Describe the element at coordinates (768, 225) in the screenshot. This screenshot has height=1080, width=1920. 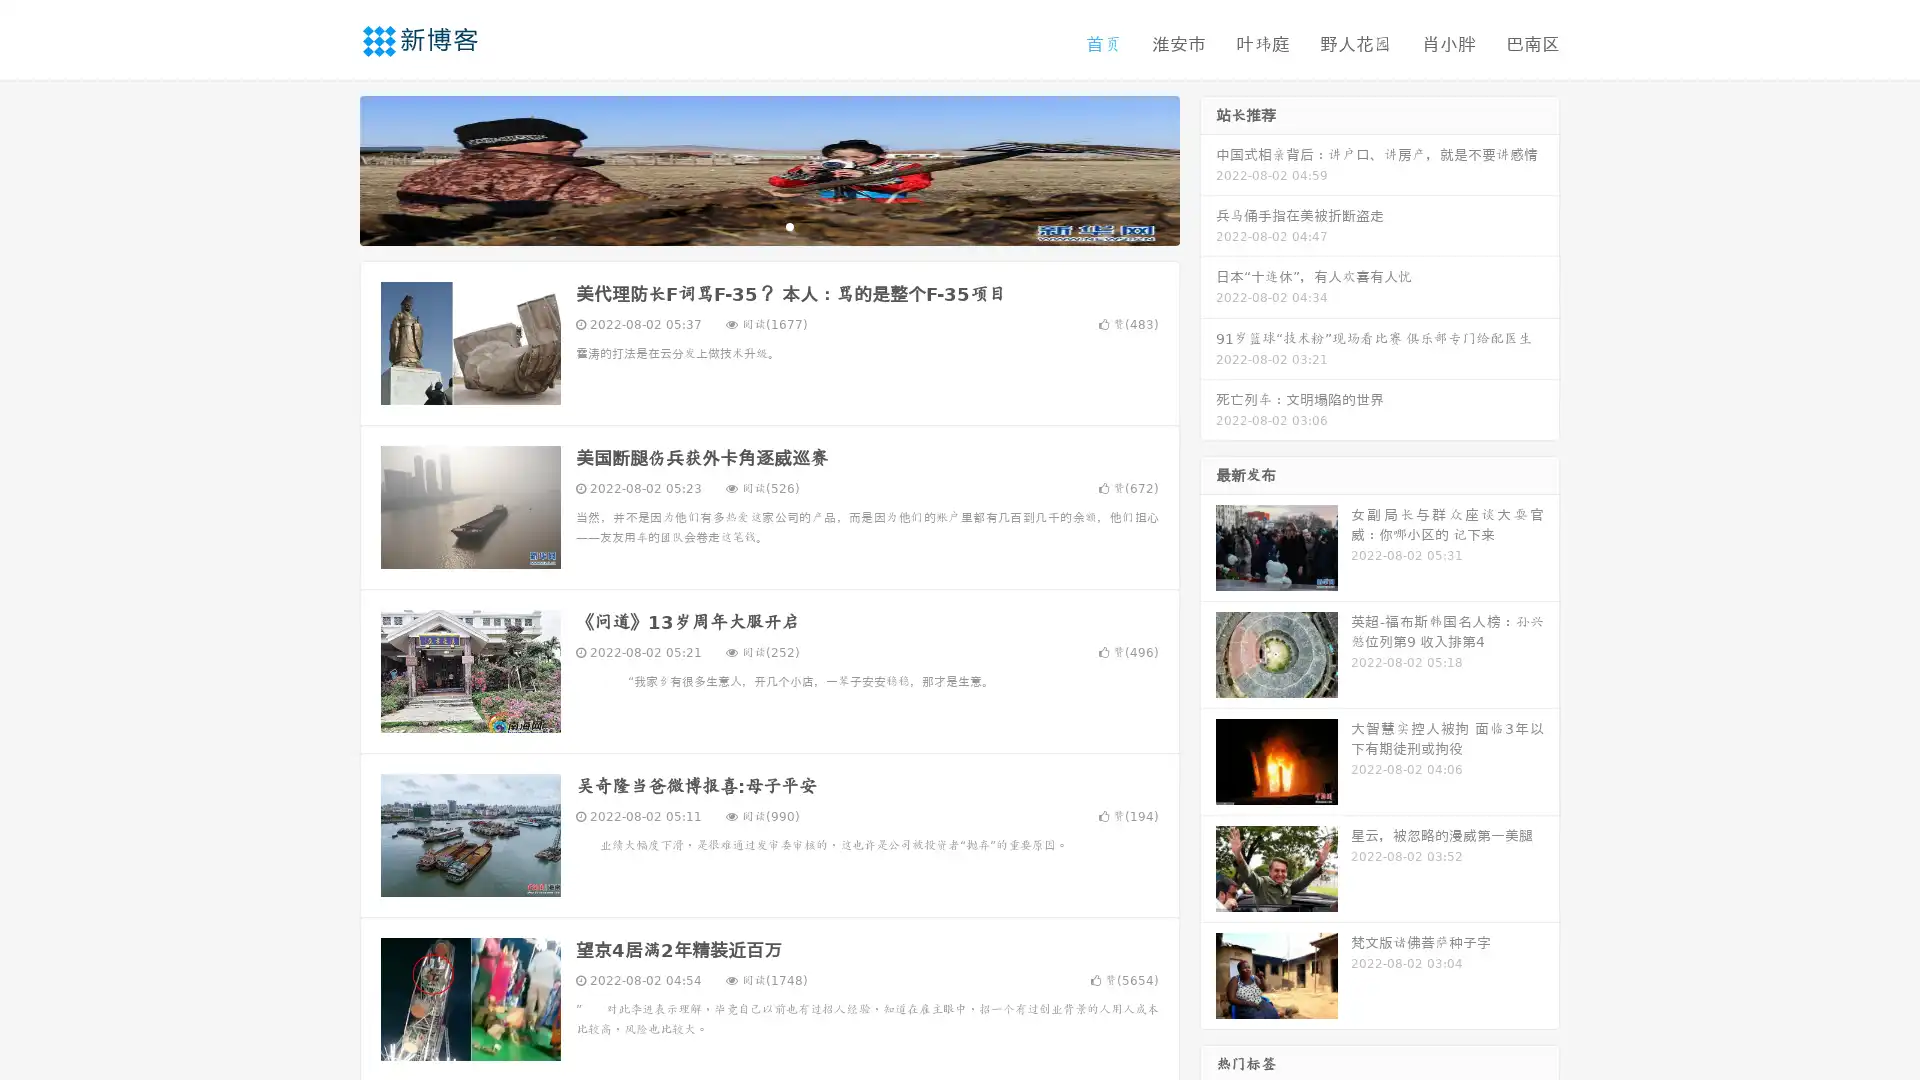
I see `Go to slide 2` at that location.